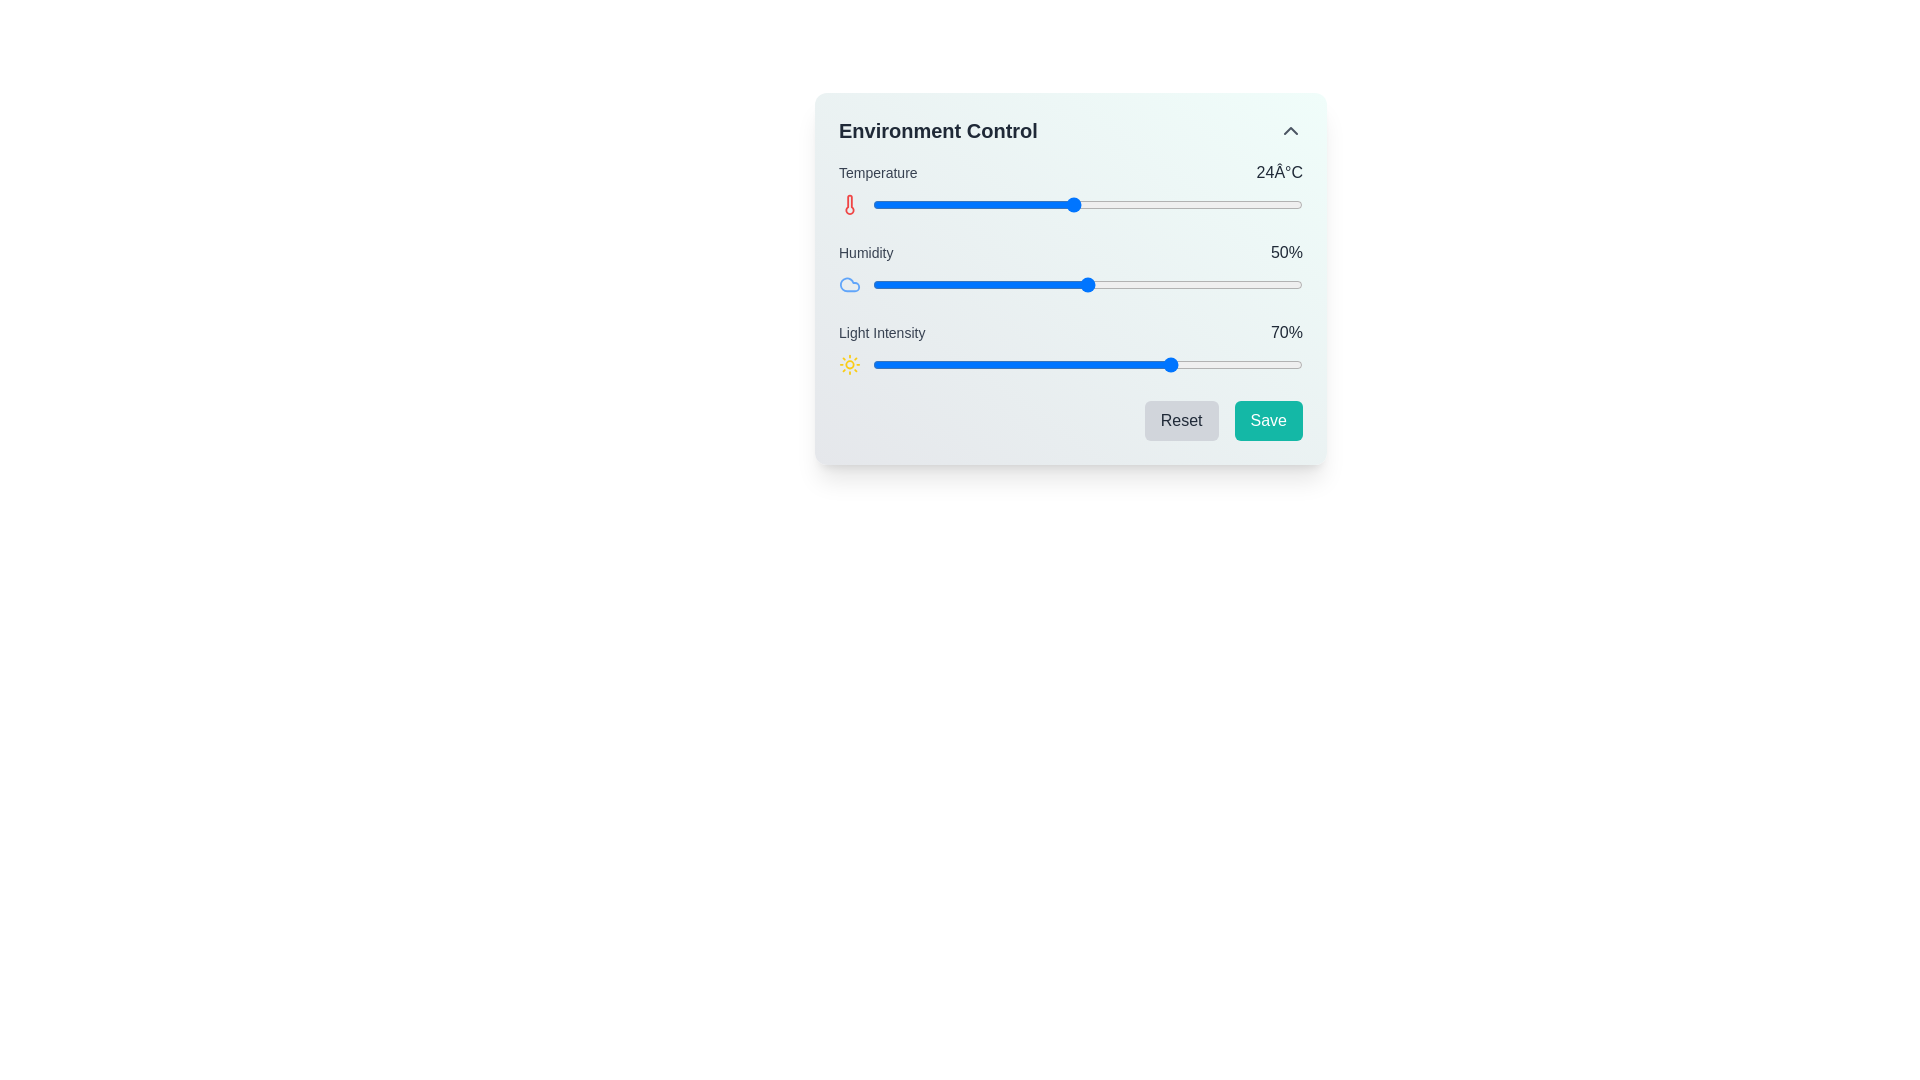 This screenshot has width=1920, height=1080. What do you see at coordinates (1087, 204) in the screenshot?
I see `the temperature slider` at bounding box center [1087, 204].